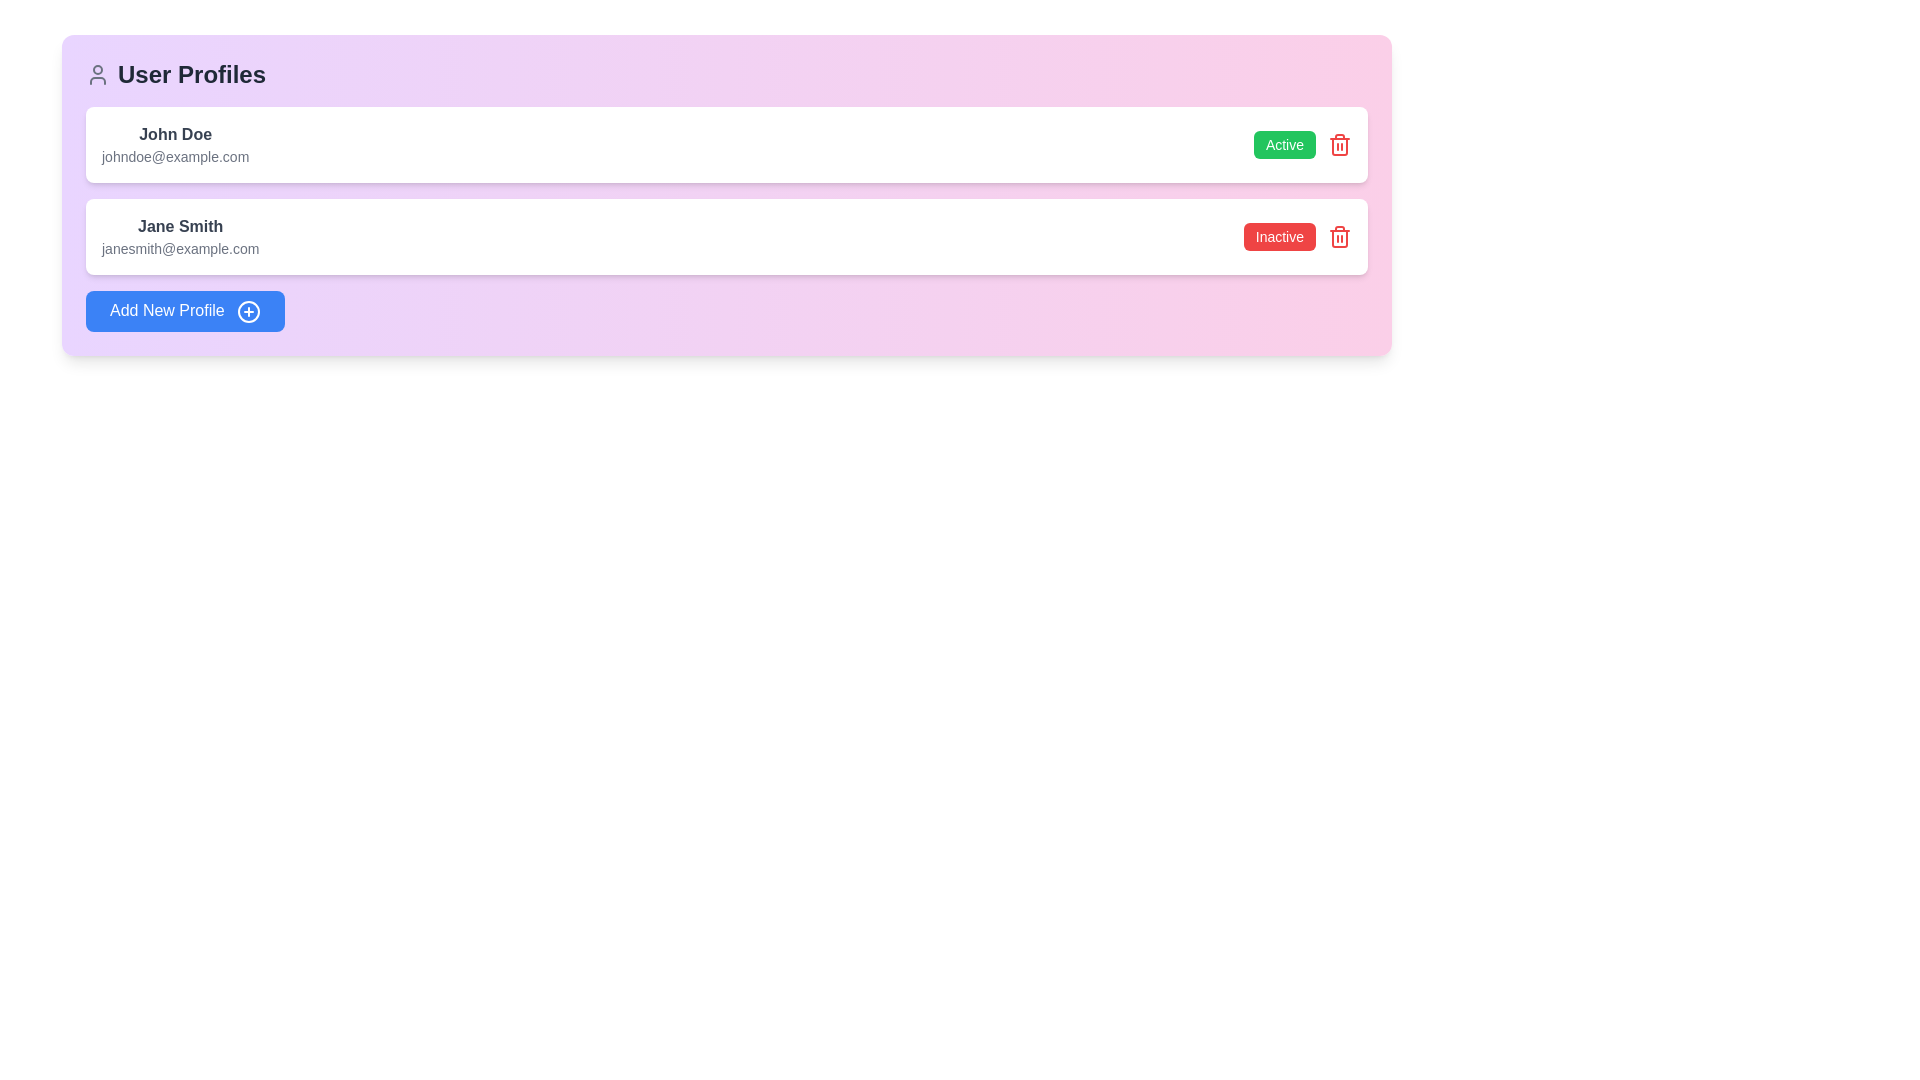  I want to click on the red trash bin icon located in the upper-right corner of John Doe's user profile card to trigger interaction effects, so click(1339, 144).